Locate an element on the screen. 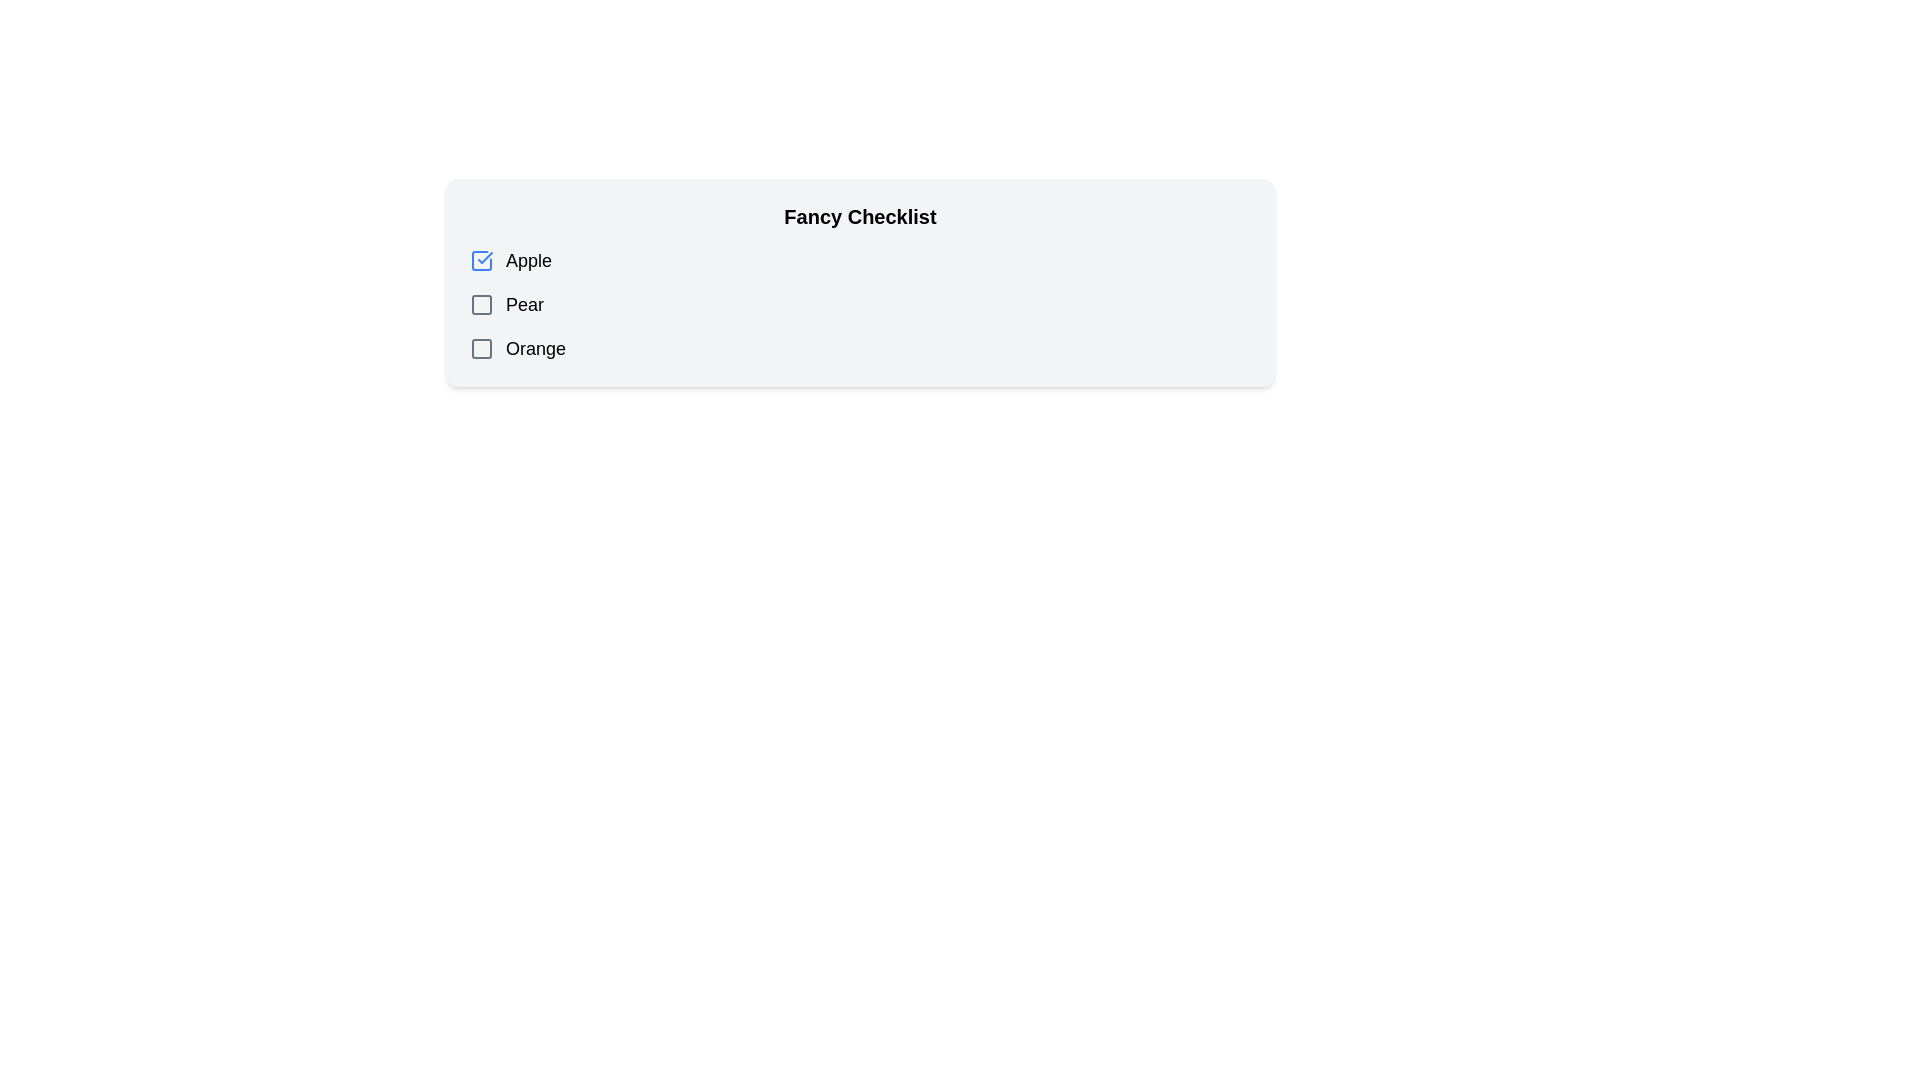 Image resolution: width=1920 pixels, height=1080 pixels. the static text label 'Orange' which is the third entry in the list of checkbox options, displaying the text in bold black font is located at coordinates (536, 347).